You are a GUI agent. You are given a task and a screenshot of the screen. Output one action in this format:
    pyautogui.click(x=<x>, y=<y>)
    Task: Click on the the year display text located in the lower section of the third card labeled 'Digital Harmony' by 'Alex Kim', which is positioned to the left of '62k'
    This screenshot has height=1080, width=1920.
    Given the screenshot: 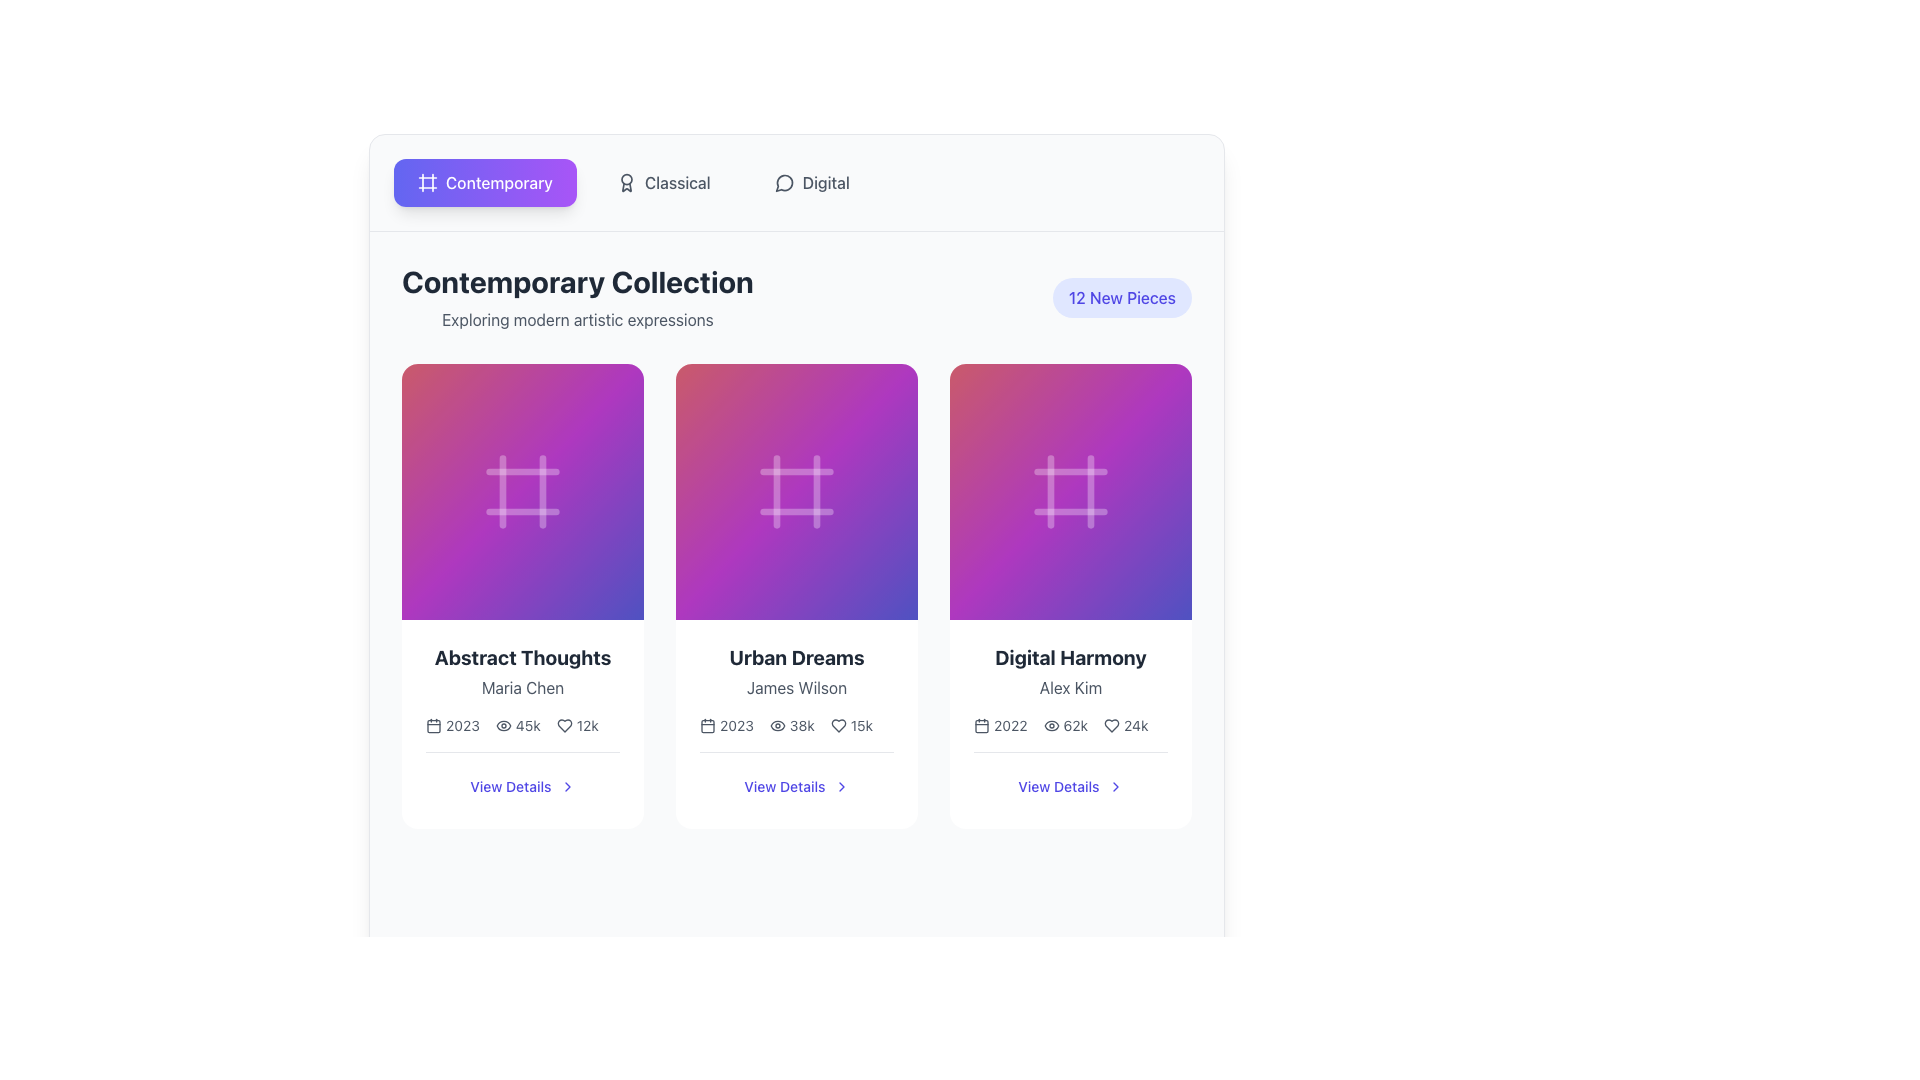 What is the action you would take?
    pyautogui.click(x=1000, y=725)
    